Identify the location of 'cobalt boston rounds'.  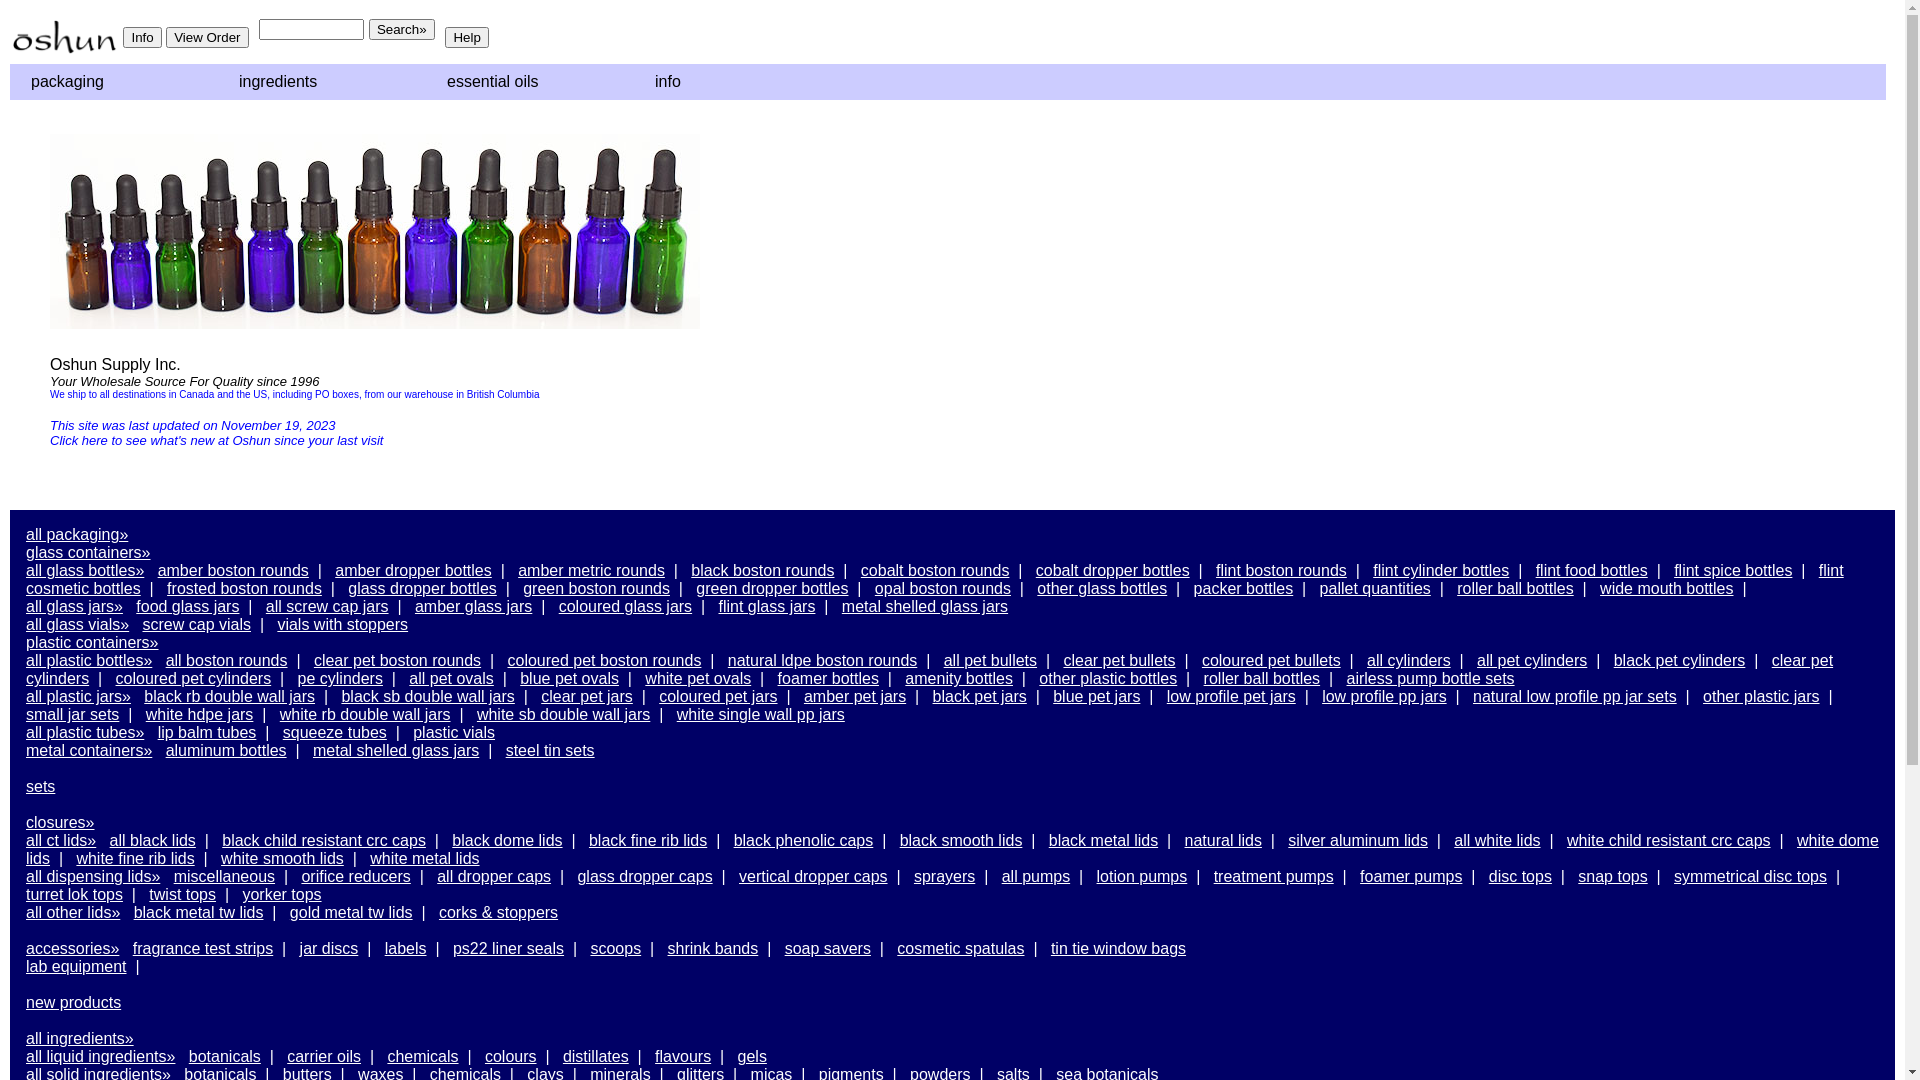
(934, 570).